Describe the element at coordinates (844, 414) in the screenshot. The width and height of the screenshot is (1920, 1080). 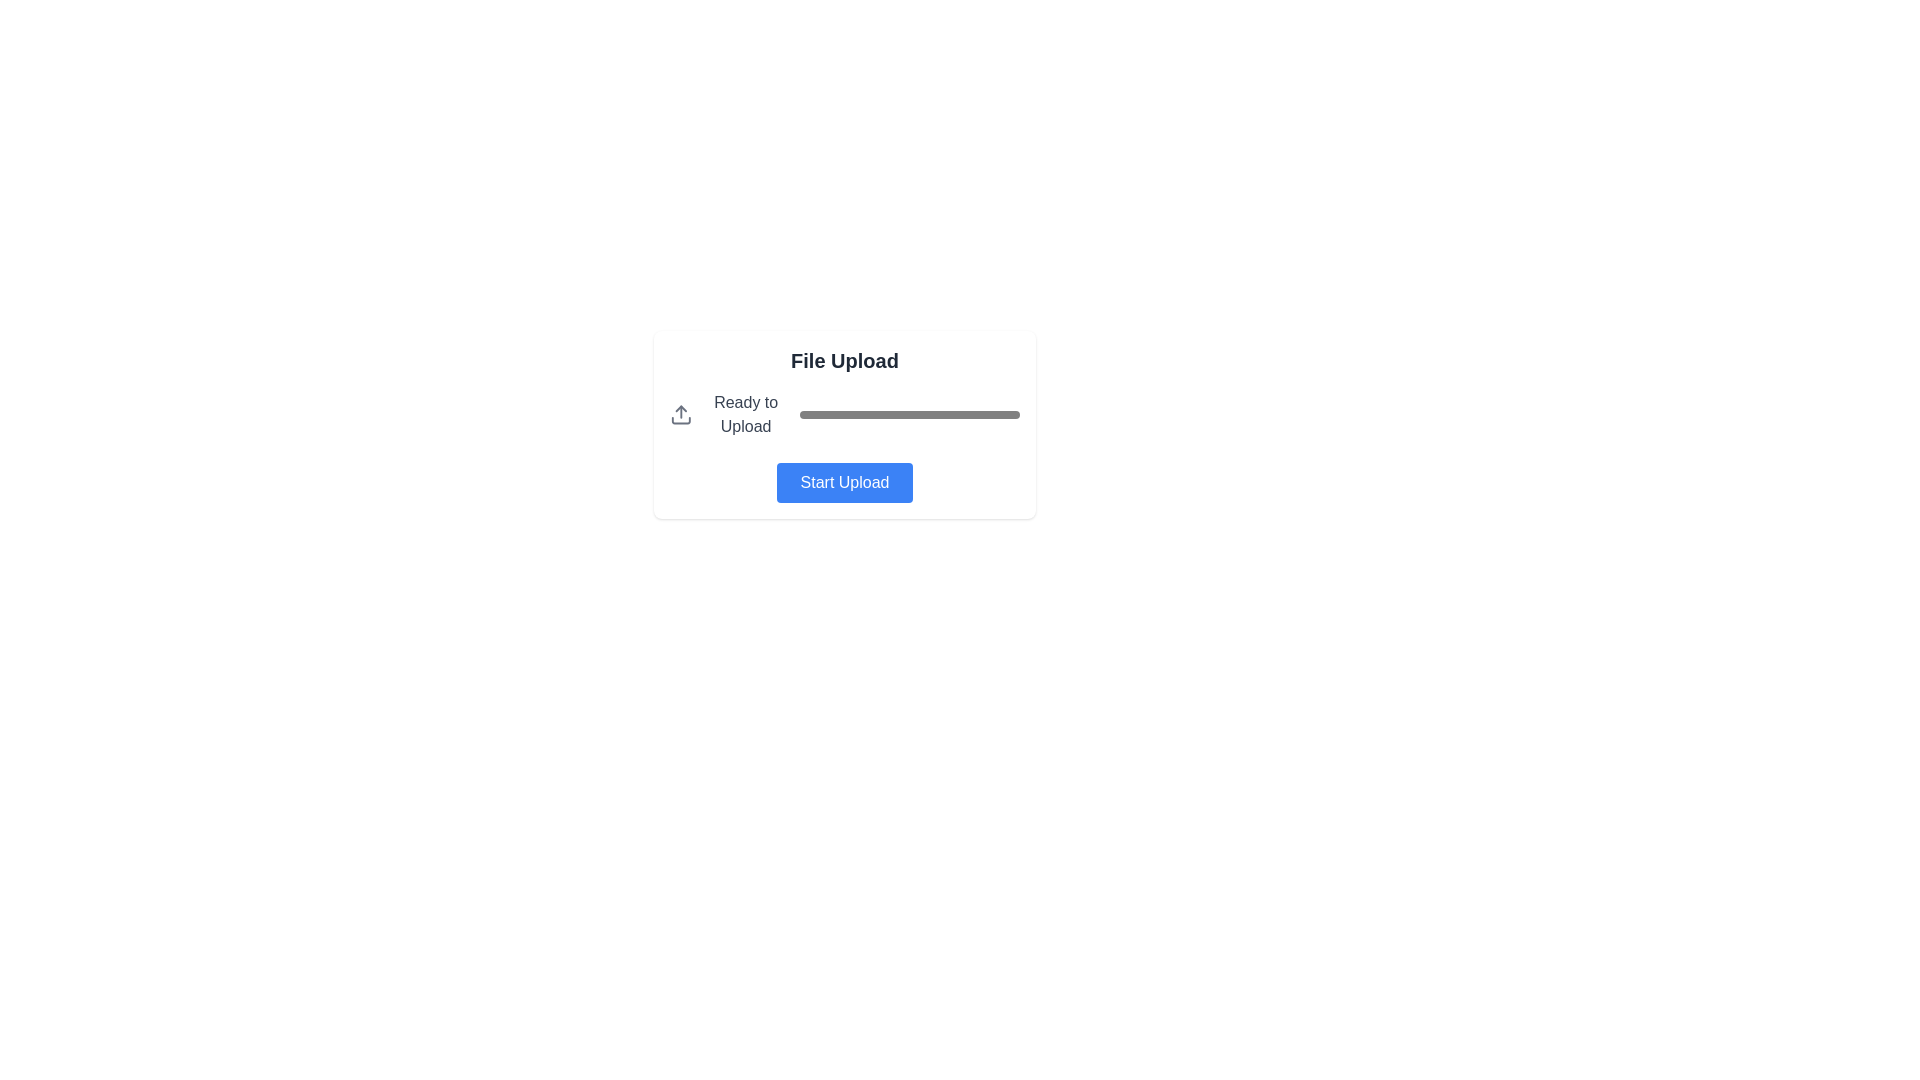
I see `the progress bar located within the 'File Upload' panel, directly below the title 'File Upload' and above the 'Start Upload' button` at that location.